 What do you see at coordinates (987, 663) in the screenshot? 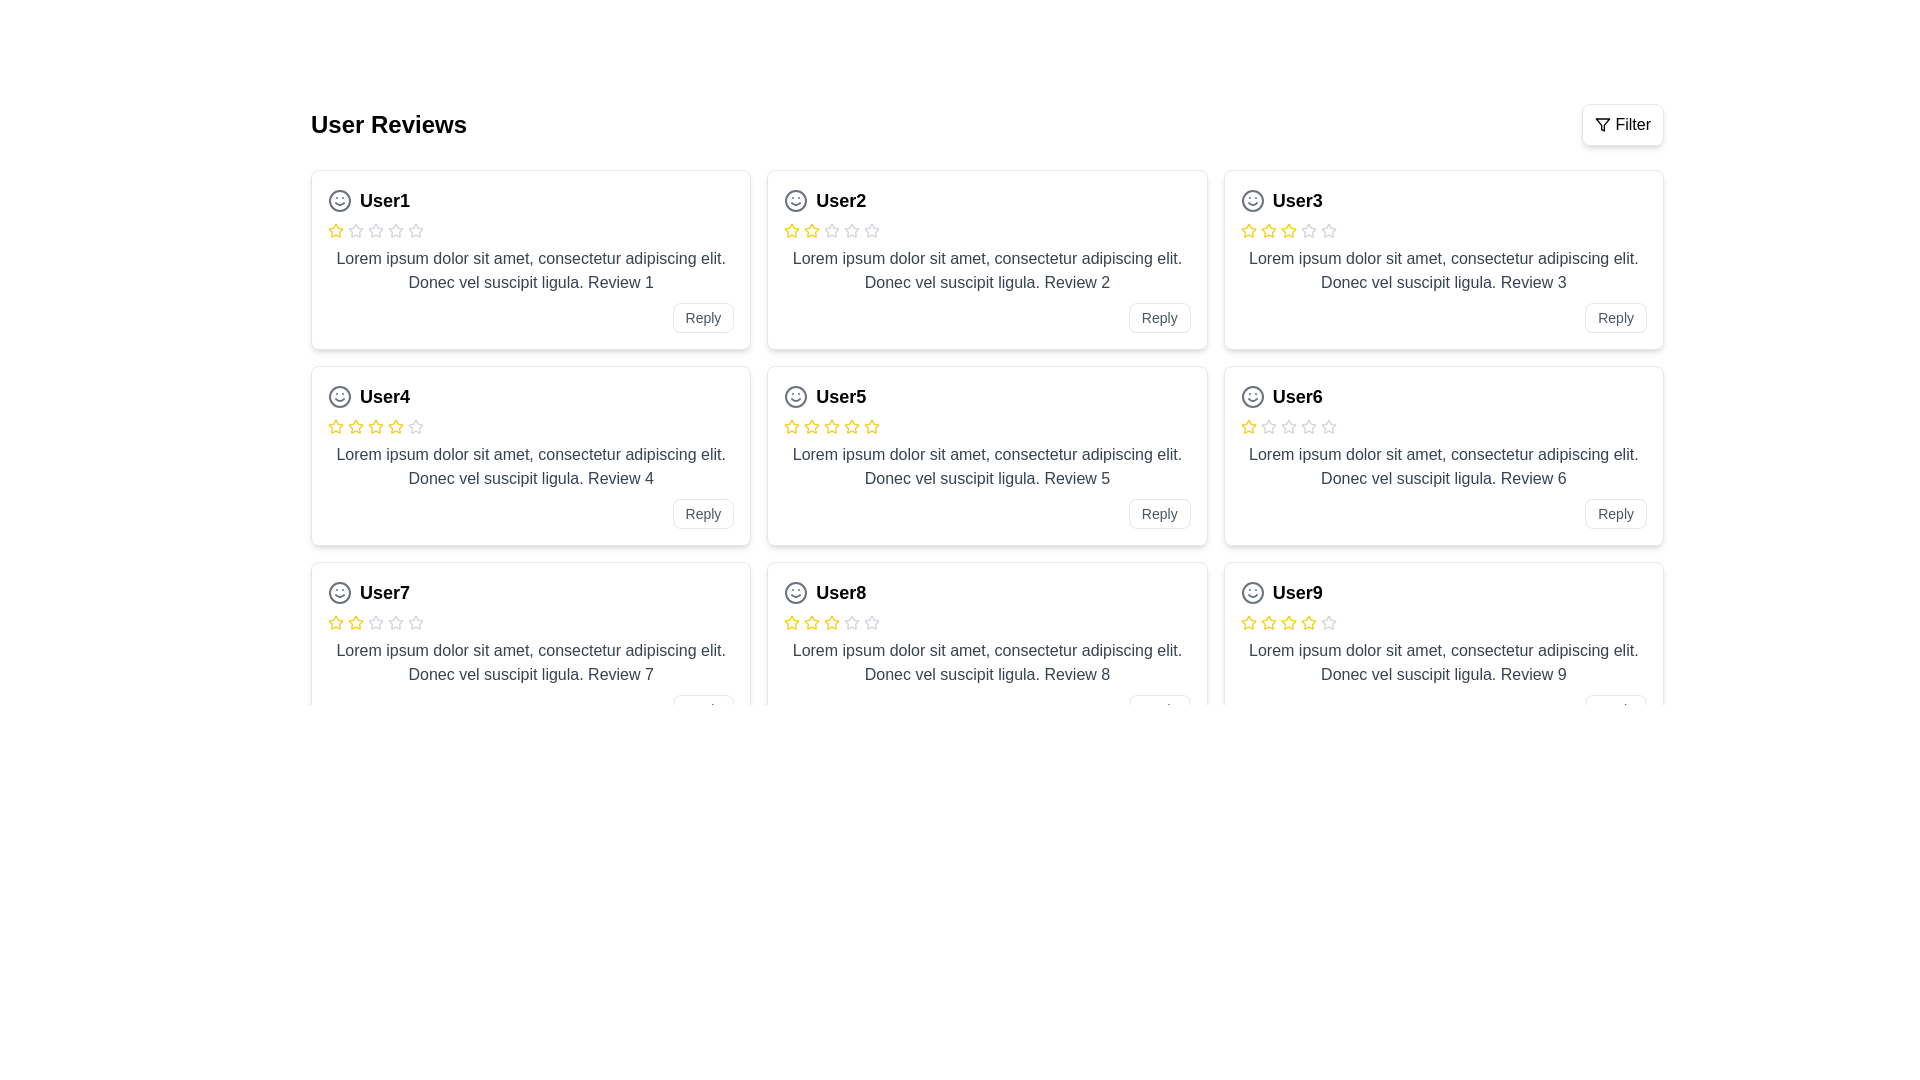
I see `the paragraph of text styled in a compact, gray font that displays the content: 'Lorem ipsum dolor sit amet, consectetur adipiscing elit. Donec vel suscipit ligula. Review 8.', located below the 'User8' label and rating stars in the User8 review card` at bounding box center [987, 663].